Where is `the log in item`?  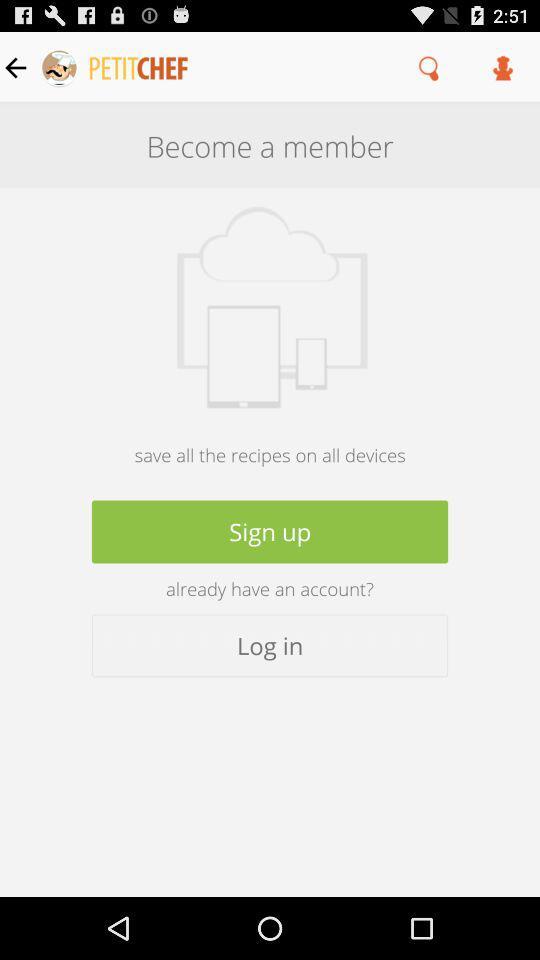
the log in item is located at coordinates (270, 644).